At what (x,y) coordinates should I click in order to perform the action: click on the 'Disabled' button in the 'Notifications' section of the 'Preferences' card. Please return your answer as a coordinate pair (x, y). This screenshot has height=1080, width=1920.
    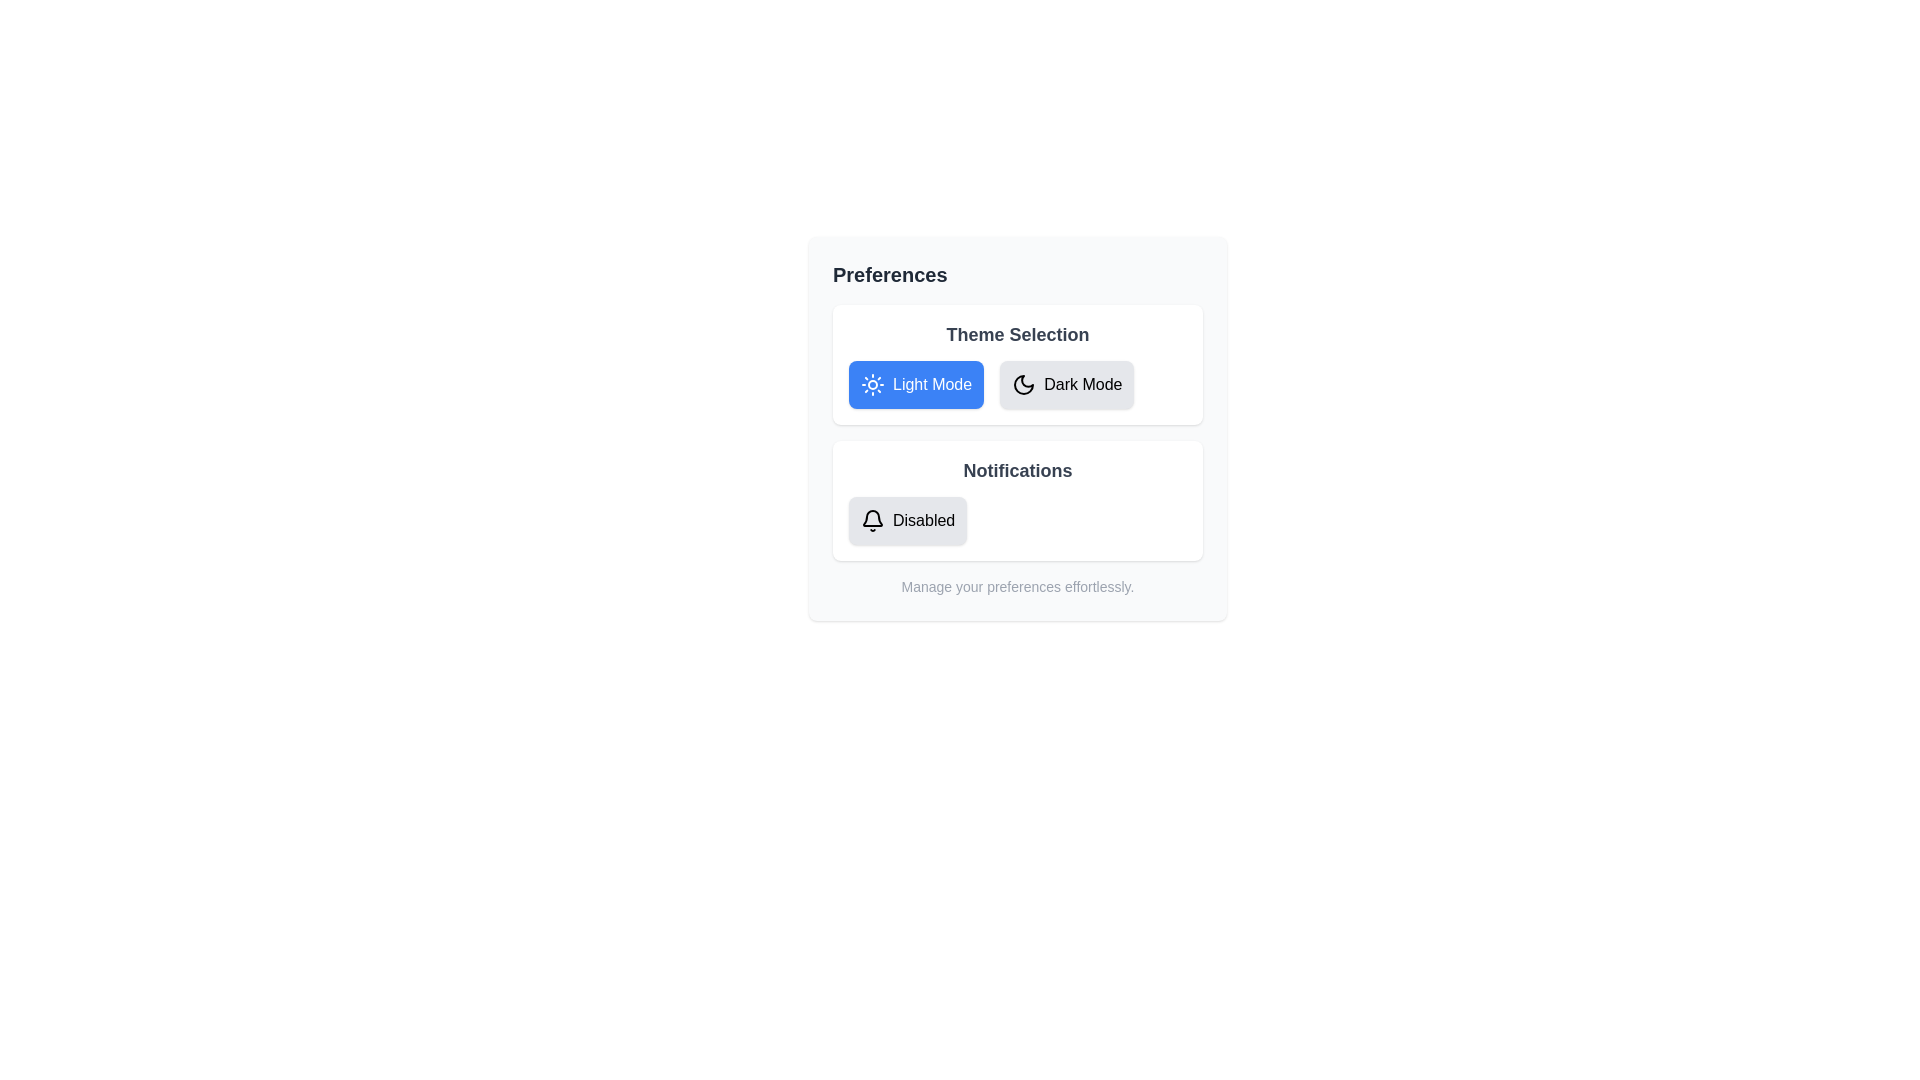
    Looking at the image, I should click on (906, 519).